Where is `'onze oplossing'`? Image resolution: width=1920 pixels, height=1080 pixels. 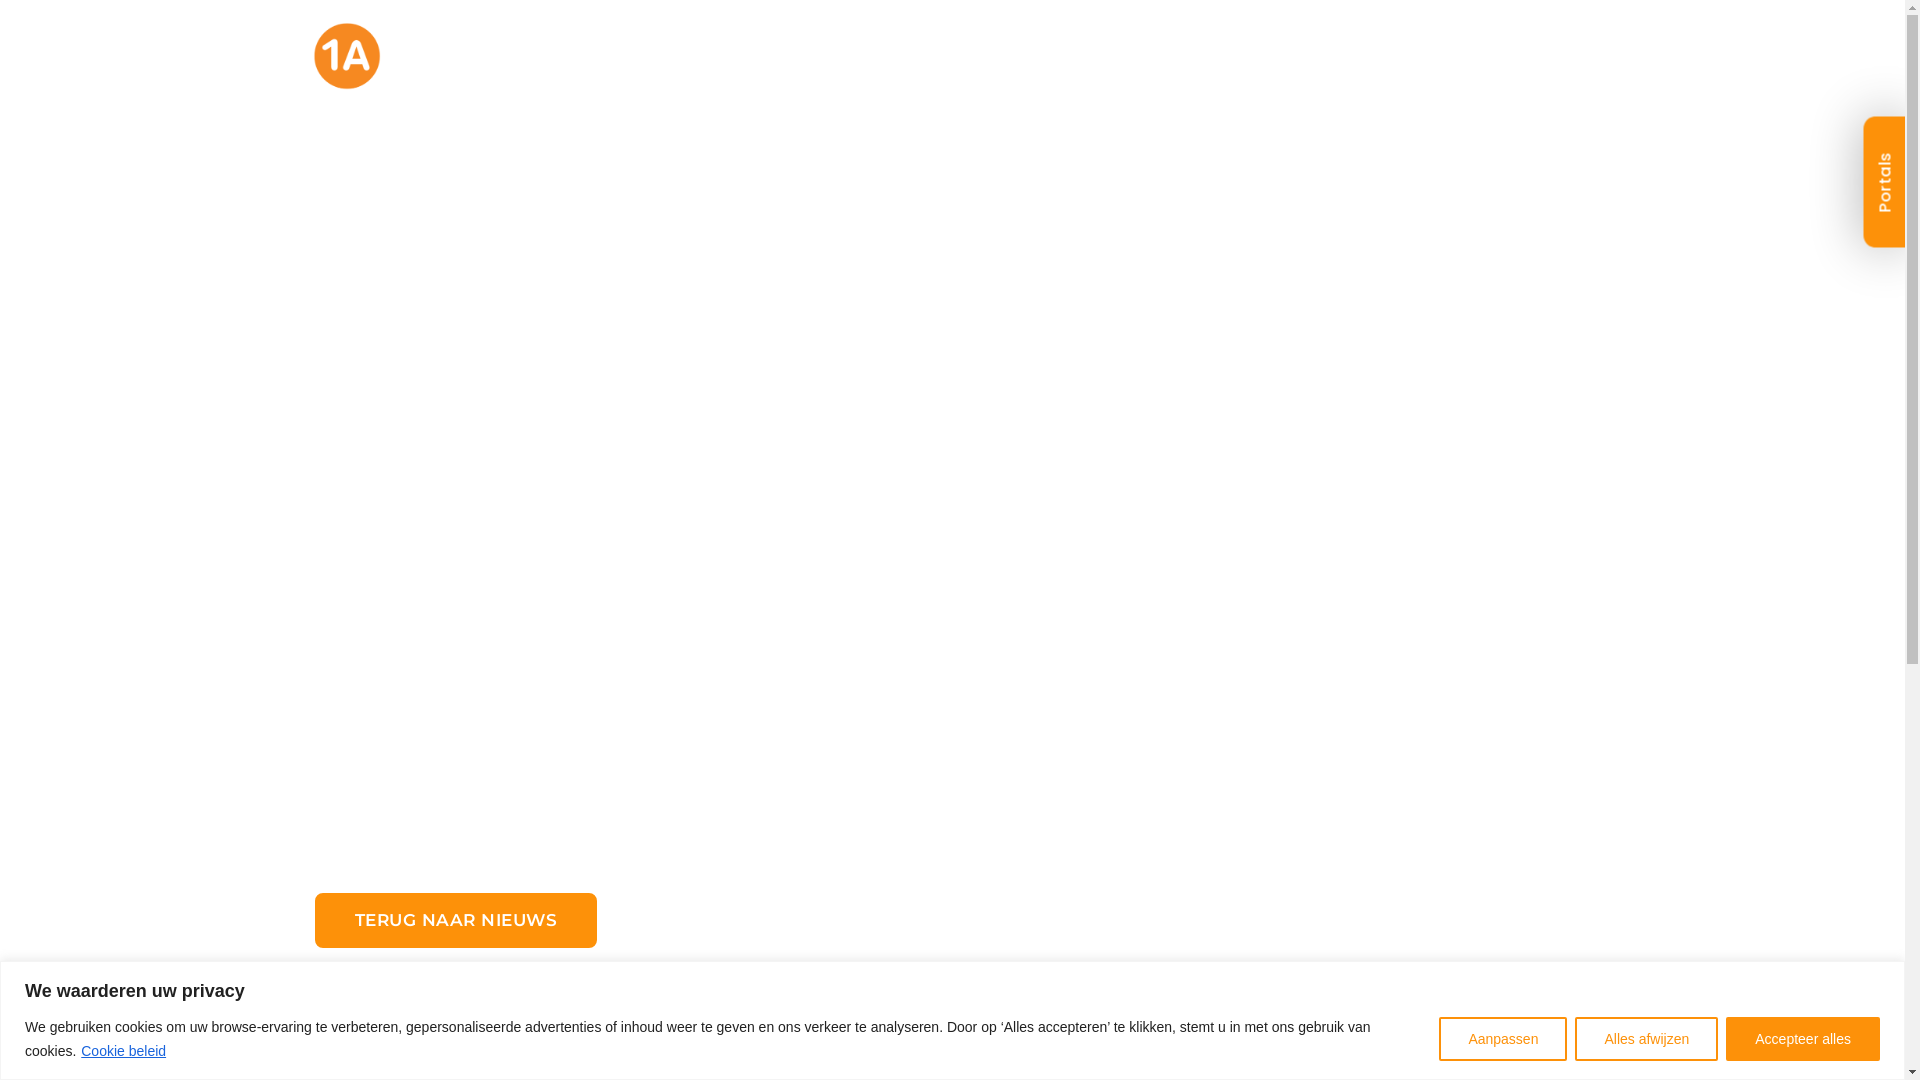
'onze oplossing' is located at coordinates (834, 68).